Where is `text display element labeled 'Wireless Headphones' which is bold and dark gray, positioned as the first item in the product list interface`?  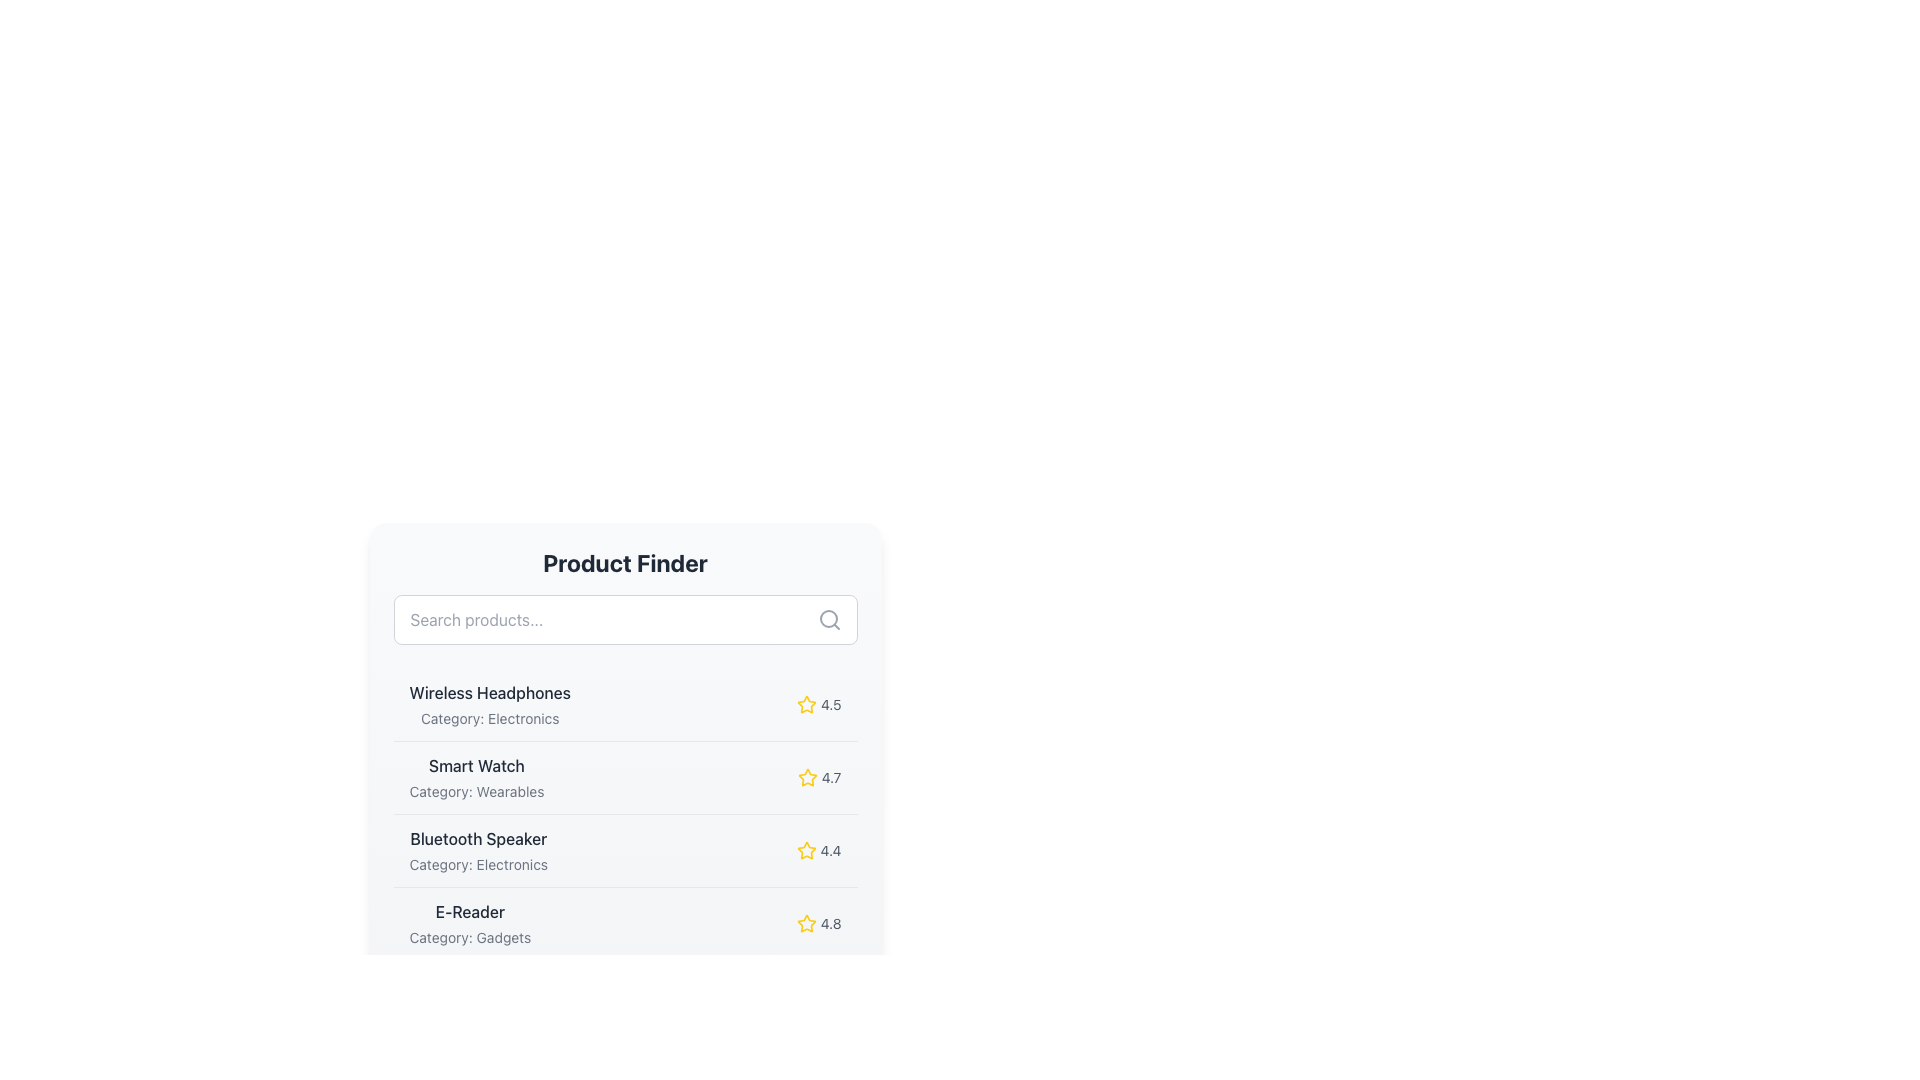
text display element labeled 'Wireless Headphones' which is bold and dark gray, positioned as the first item in the product list interface is located at coordinates (490, 704).